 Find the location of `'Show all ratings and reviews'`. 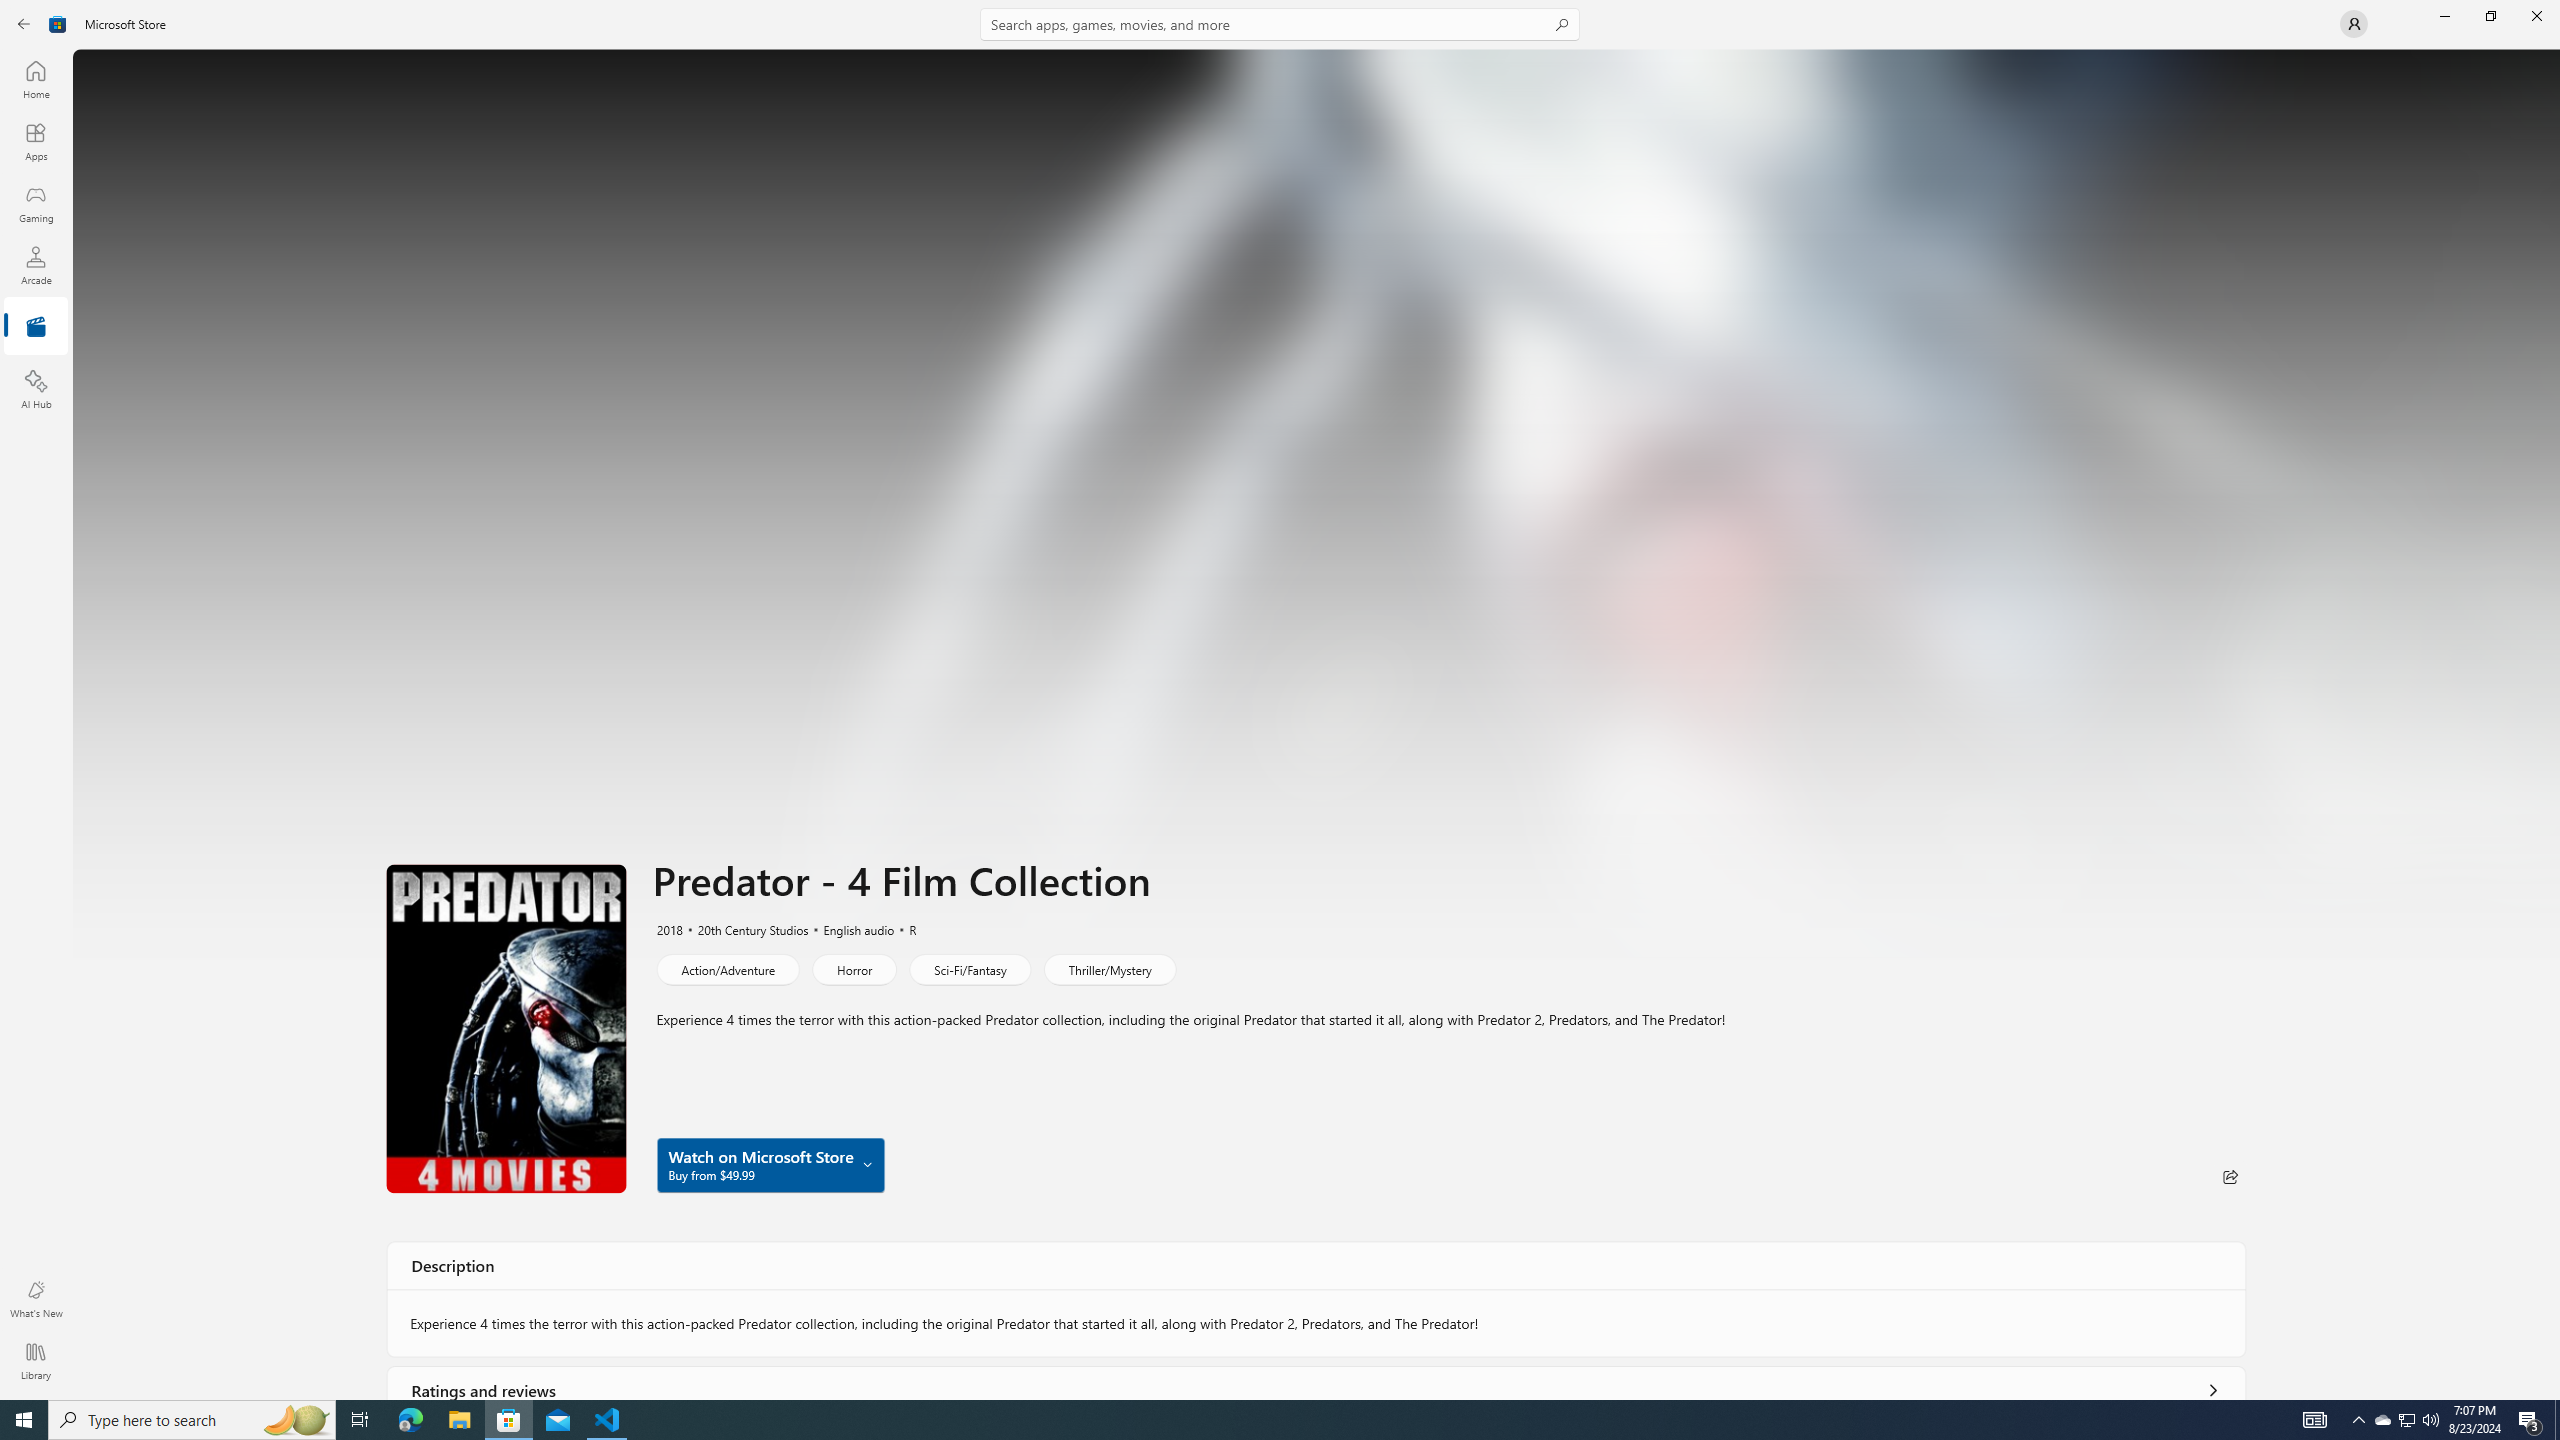

'Show all ratings and reviews' is located at coordinates (2213, 1386).